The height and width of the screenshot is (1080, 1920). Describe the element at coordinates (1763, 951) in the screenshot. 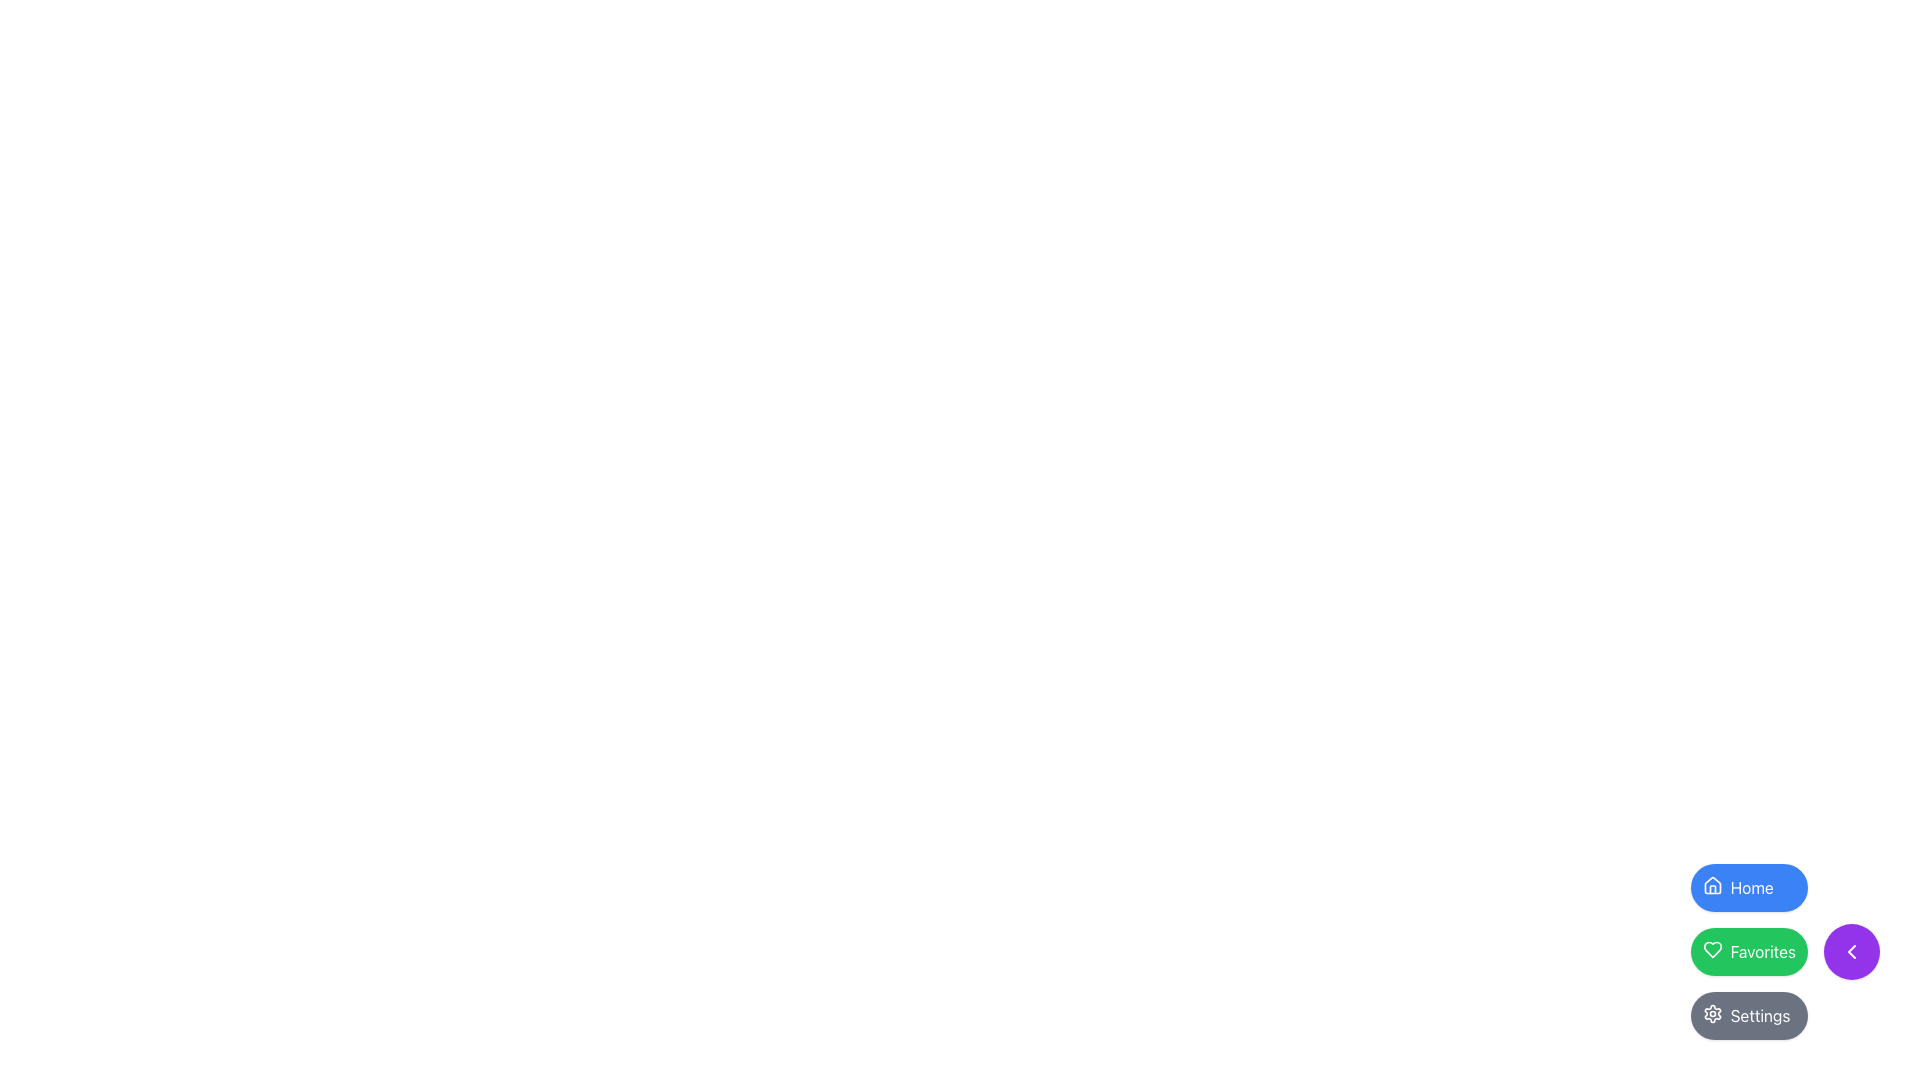

I see `text label that indicates the purpose of the 'Favorites' button, which is located within a green button and aligned with a heart icon` at that location.